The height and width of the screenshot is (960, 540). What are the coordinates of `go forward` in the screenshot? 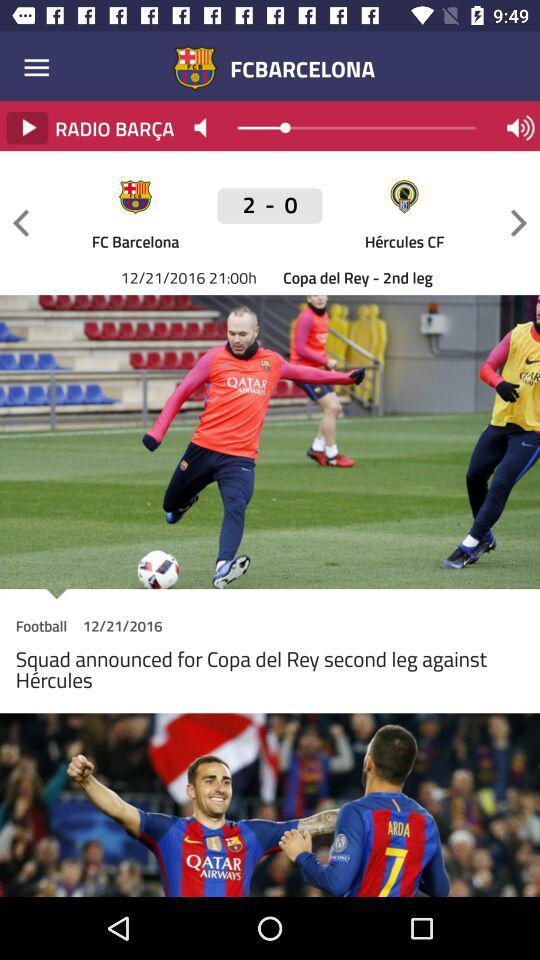 It's located at (518, 223).